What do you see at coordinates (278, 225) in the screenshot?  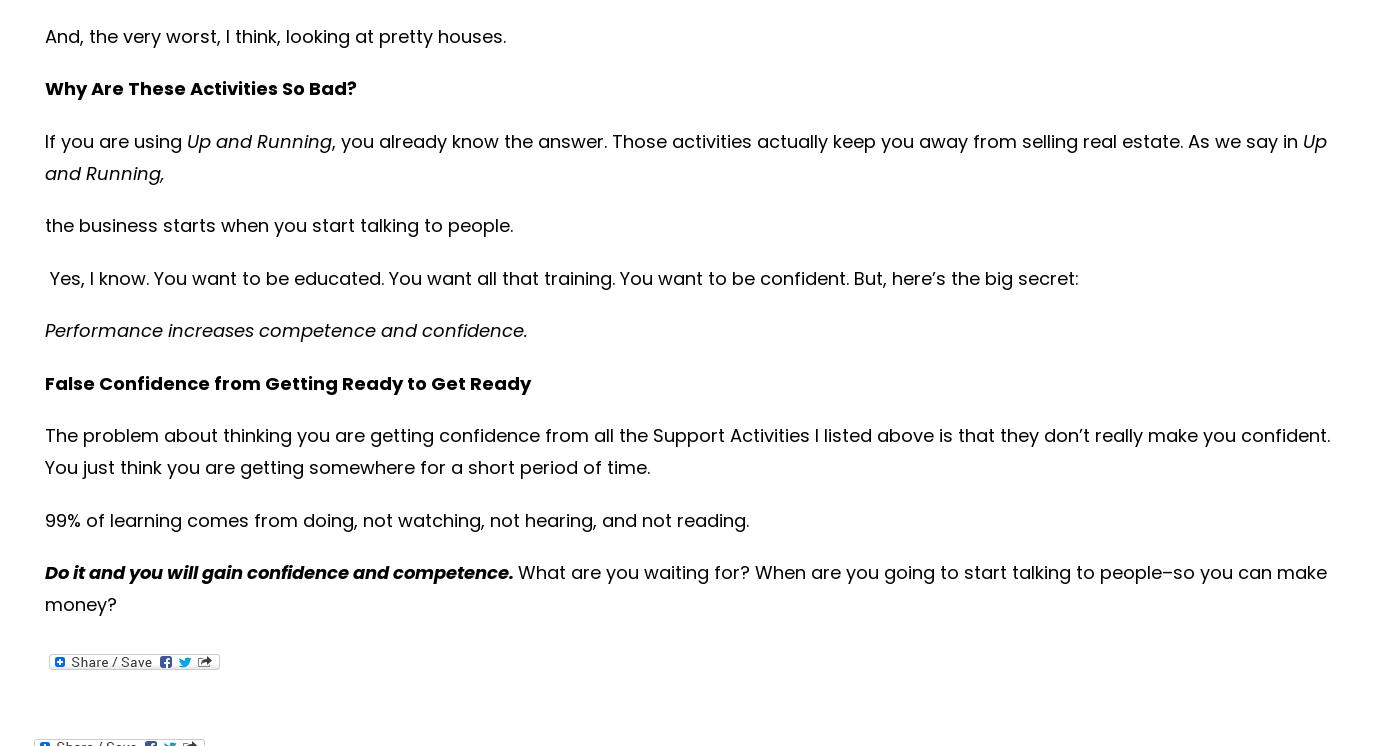 I see `'the business starts when you start talking to people.'` at bounding box center [278, 225].